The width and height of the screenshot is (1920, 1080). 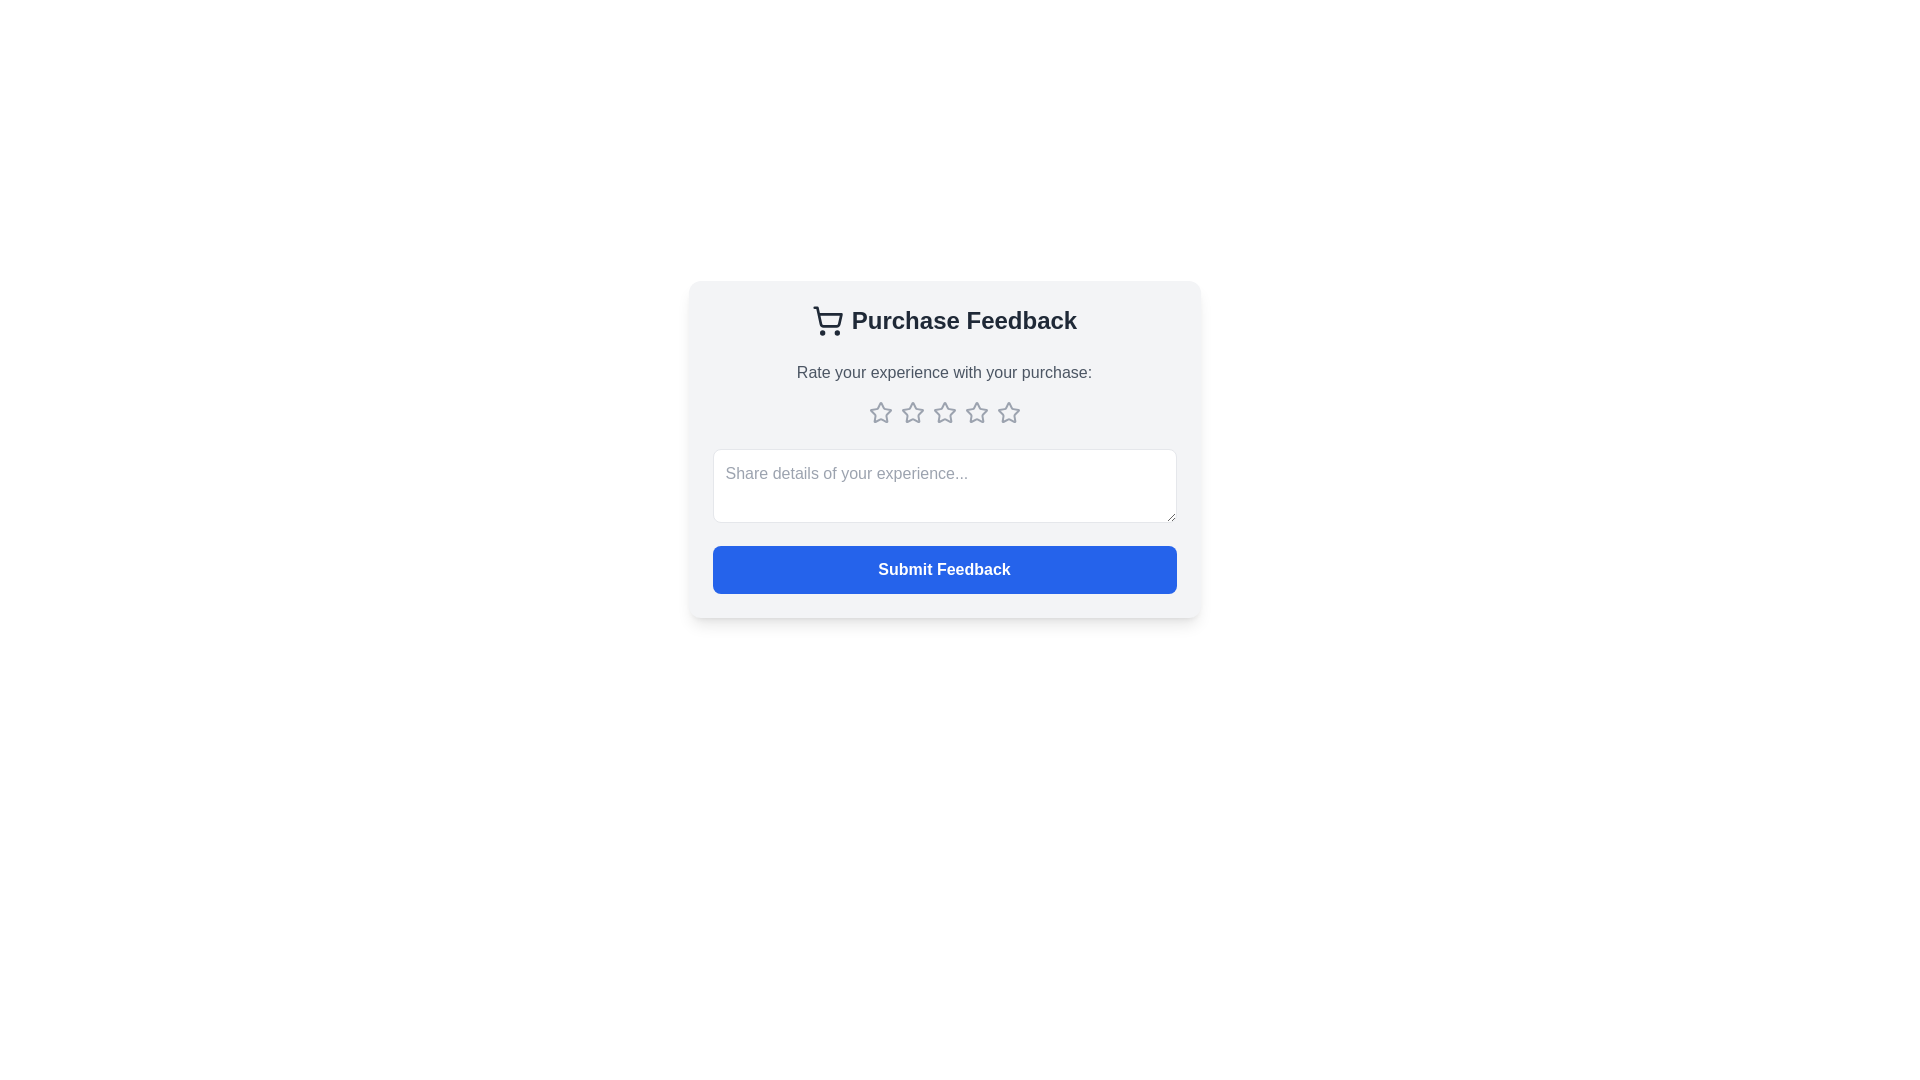 I want to click on the second rating star icon in the feedback form card, so click(x=911, y=411).